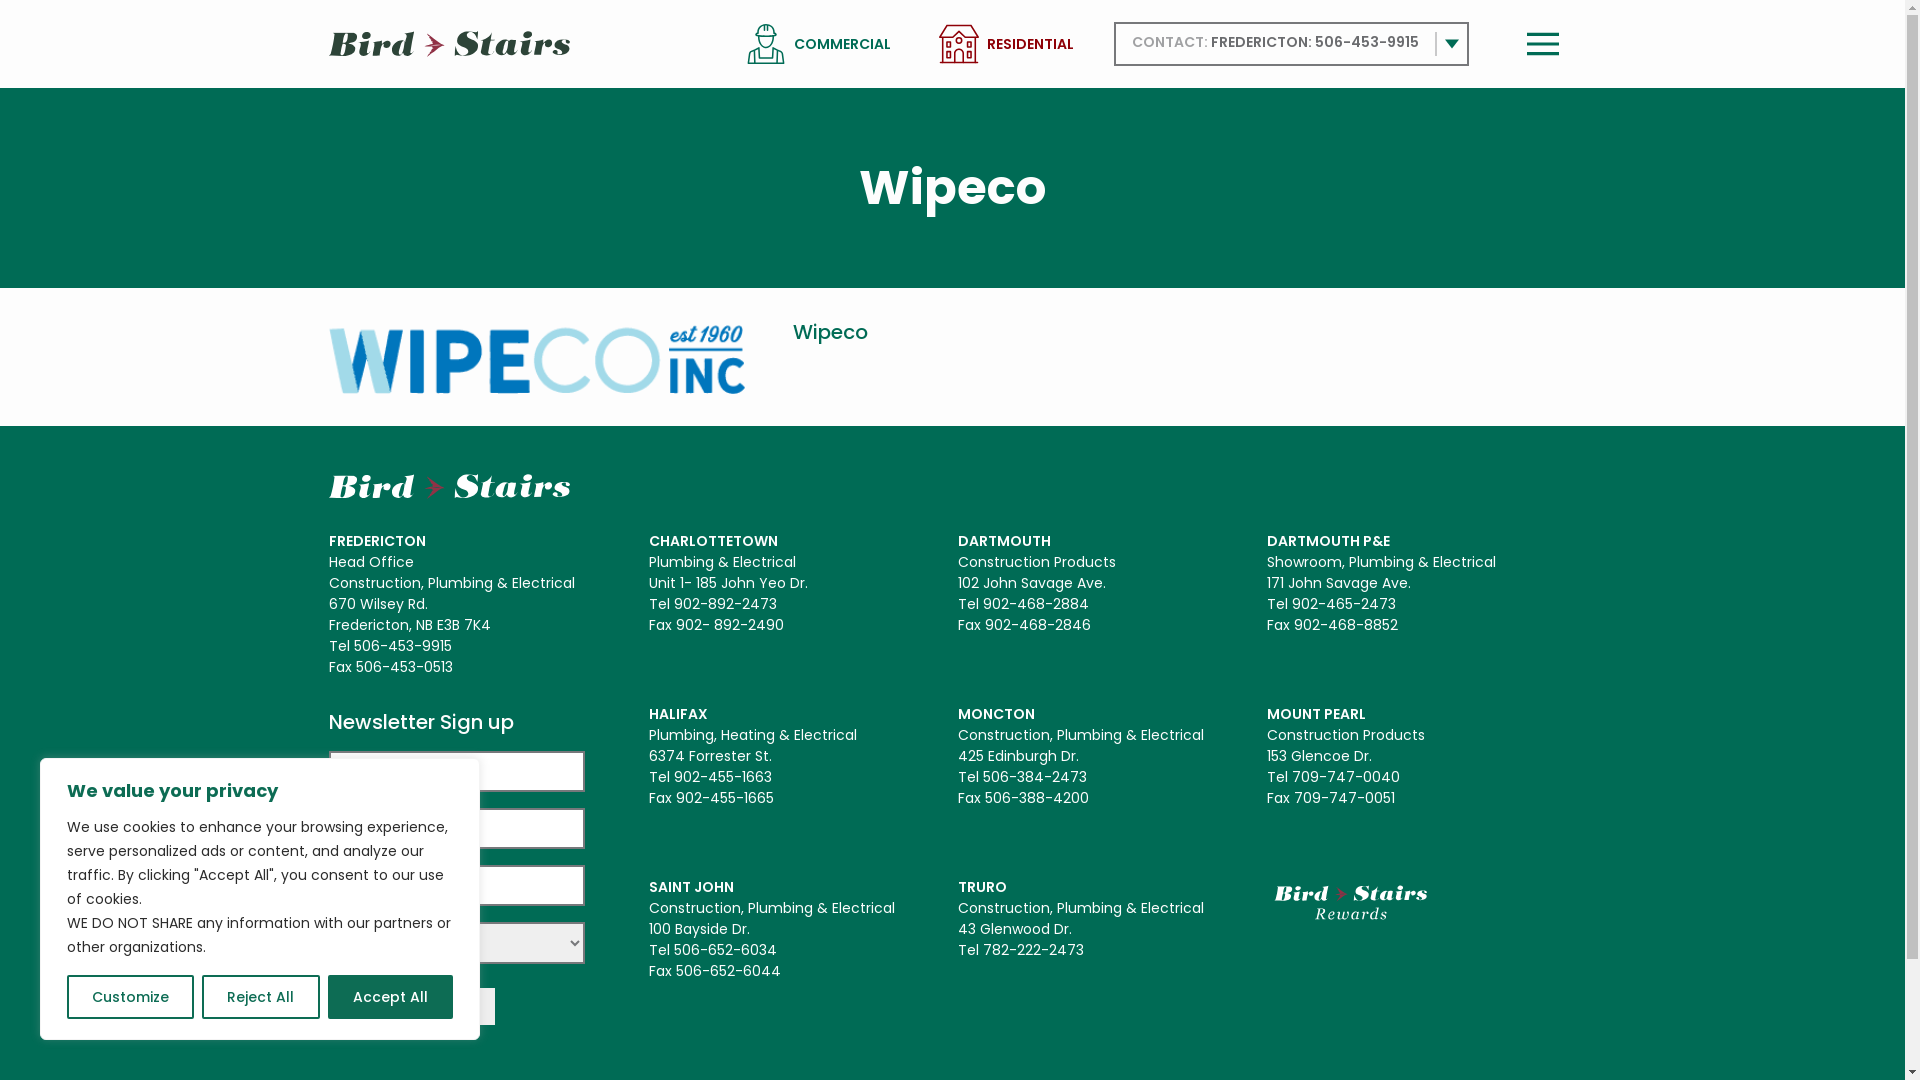  I want to click on 'Reject All', so click(259, 996).